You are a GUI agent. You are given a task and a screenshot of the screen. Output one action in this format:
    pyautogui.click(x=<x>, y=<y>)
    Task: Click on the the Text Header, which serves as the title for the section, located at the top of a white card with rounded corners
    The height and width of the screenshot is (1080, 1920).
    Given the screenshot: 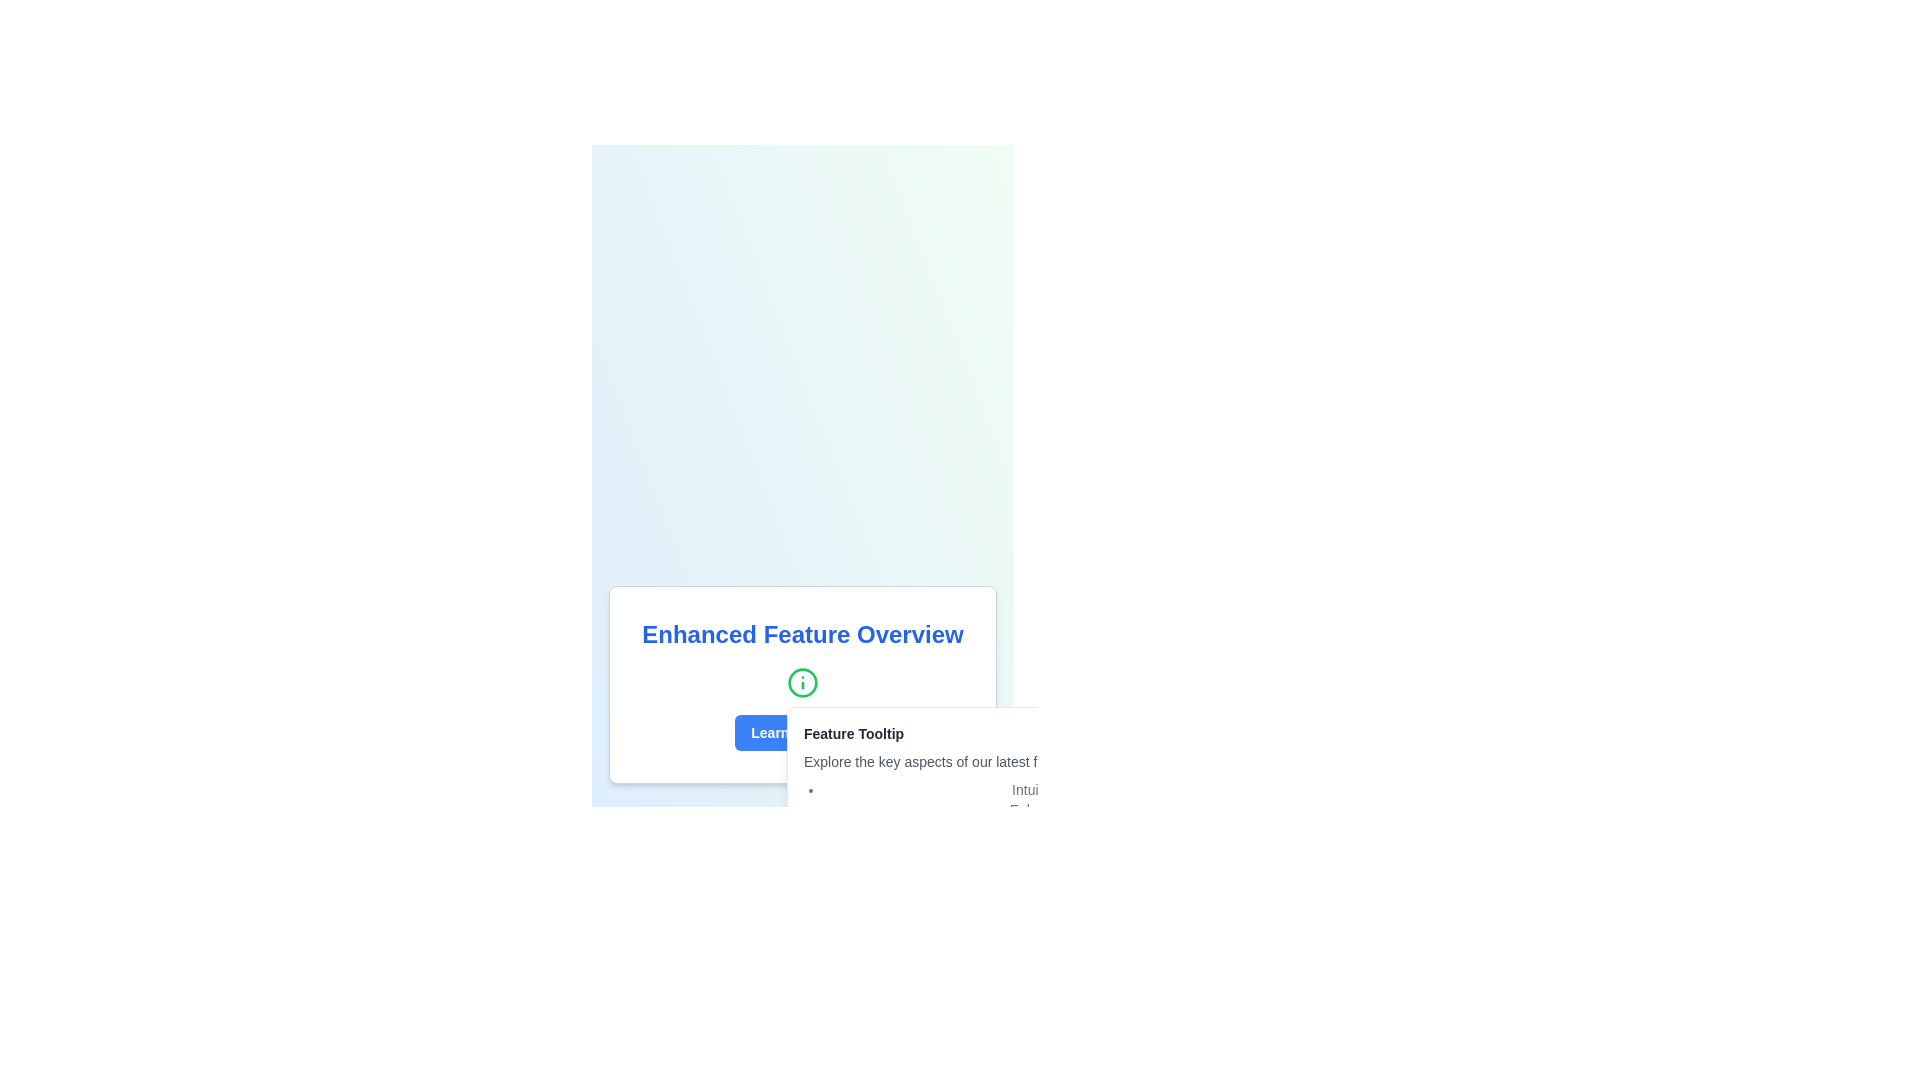 What is the action you would take?
    pyautogui.click(x=802, y=635)
    